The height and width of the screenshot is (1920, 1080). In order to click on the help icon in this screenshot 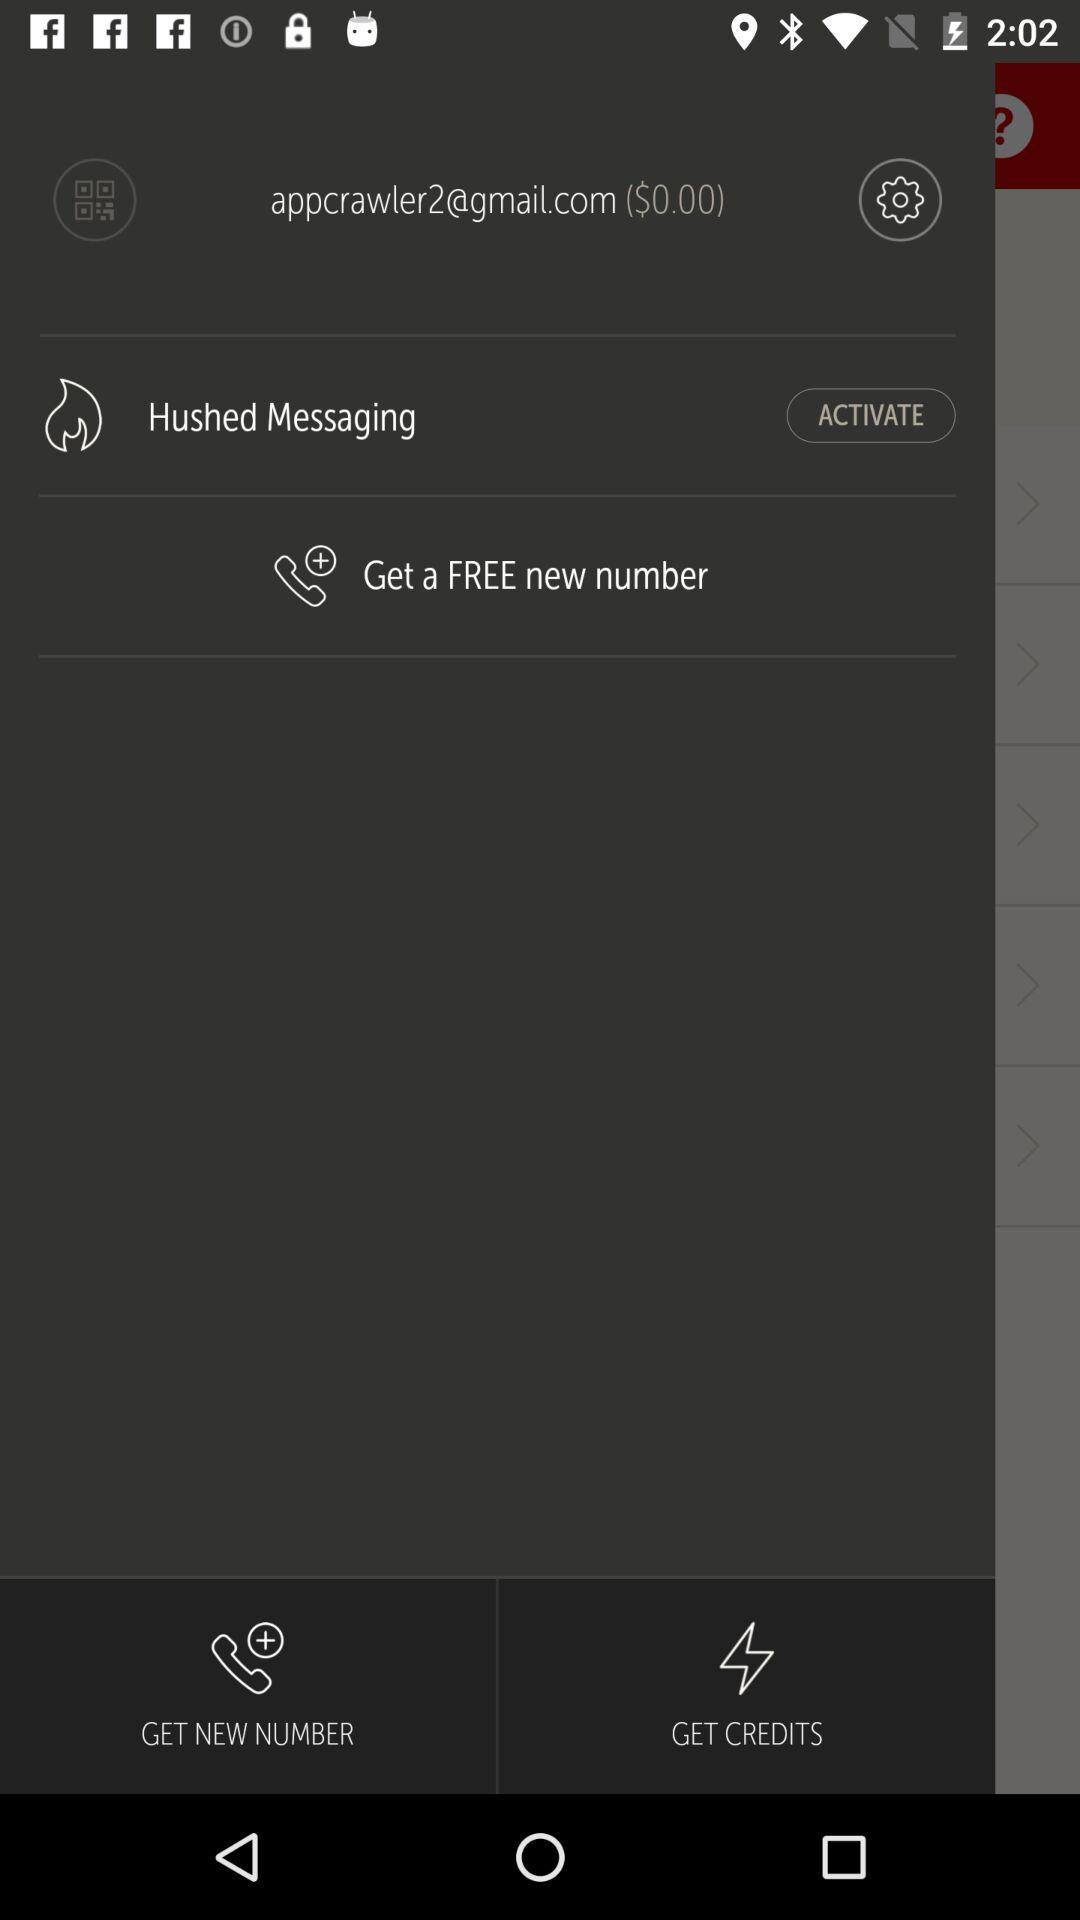, I will do `click(1001, 124)`.